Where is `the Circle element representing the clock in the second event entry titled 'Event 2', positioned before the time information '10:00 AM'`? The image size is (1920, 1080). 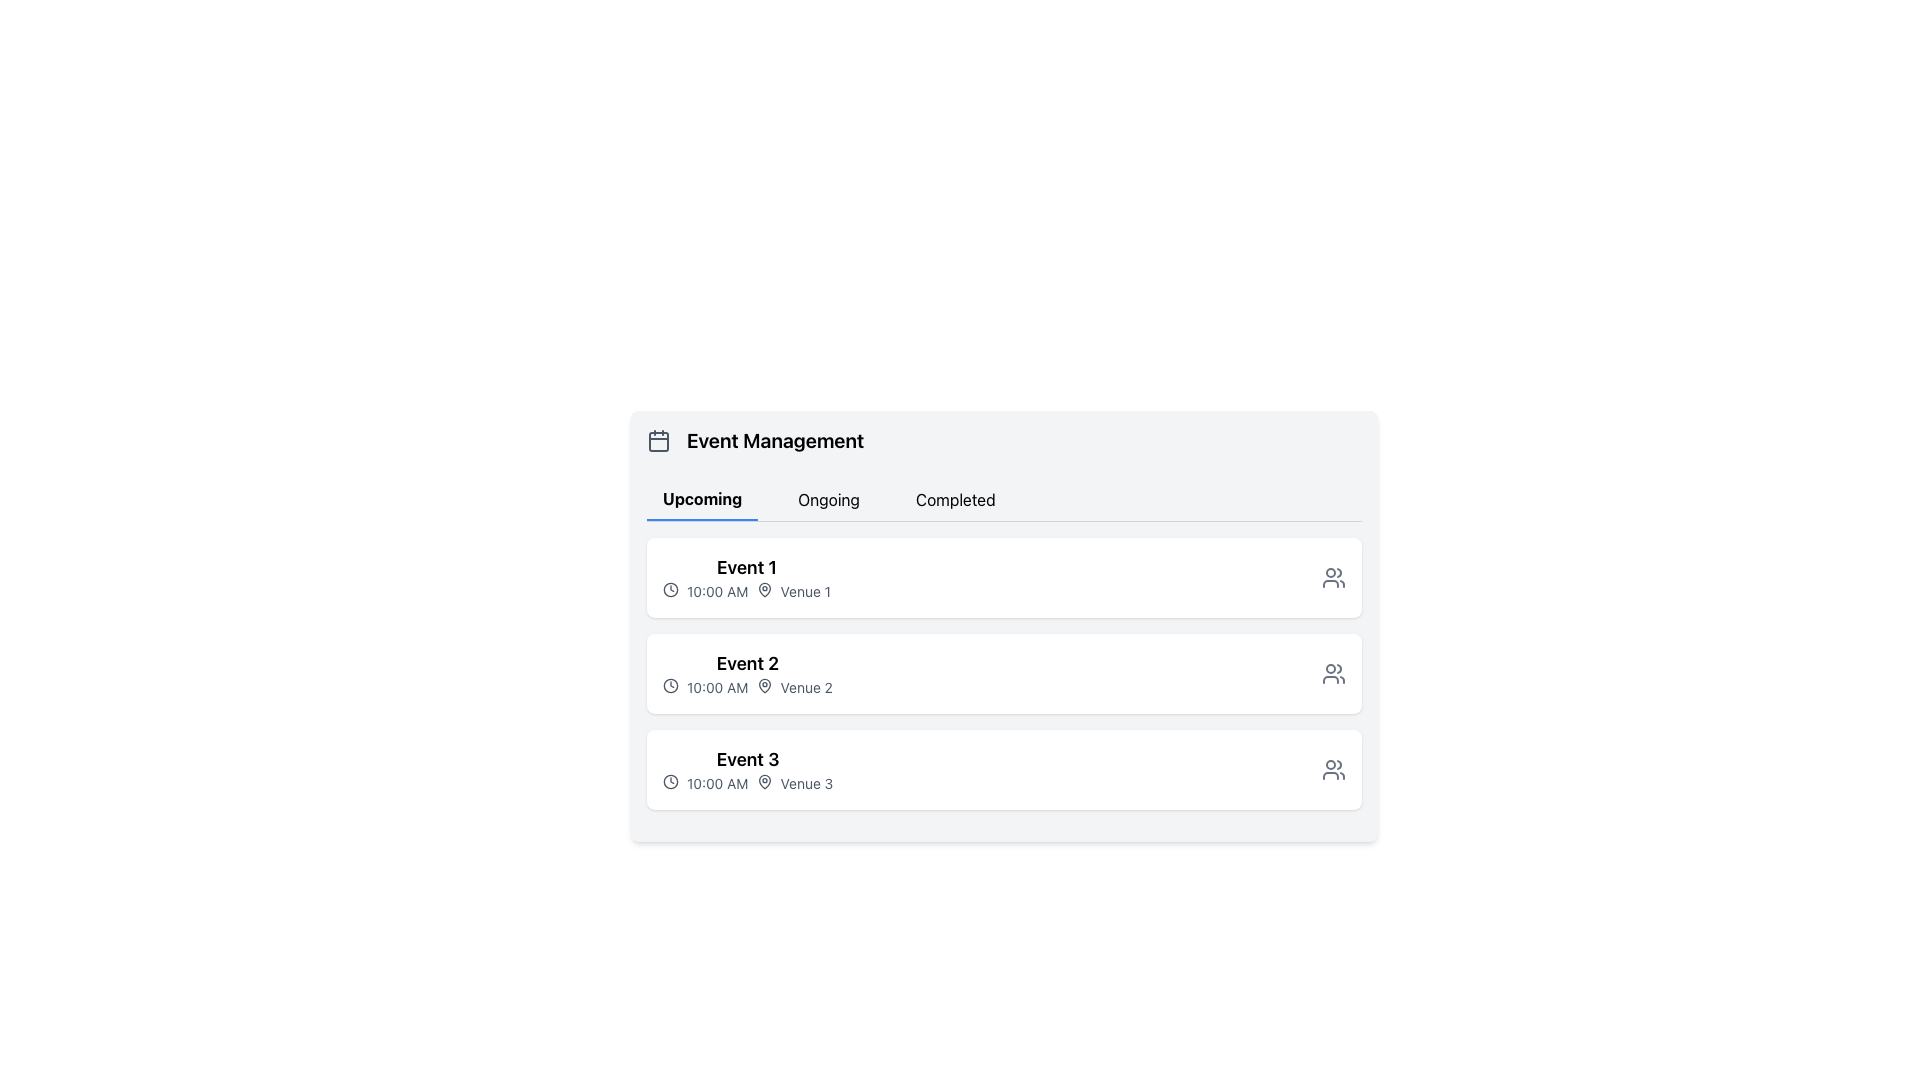
the Circle element representing the clock in the second event entry titled 'Event 2', positioned before the time information '10:00 AM' is located at coordinates (671, 685).